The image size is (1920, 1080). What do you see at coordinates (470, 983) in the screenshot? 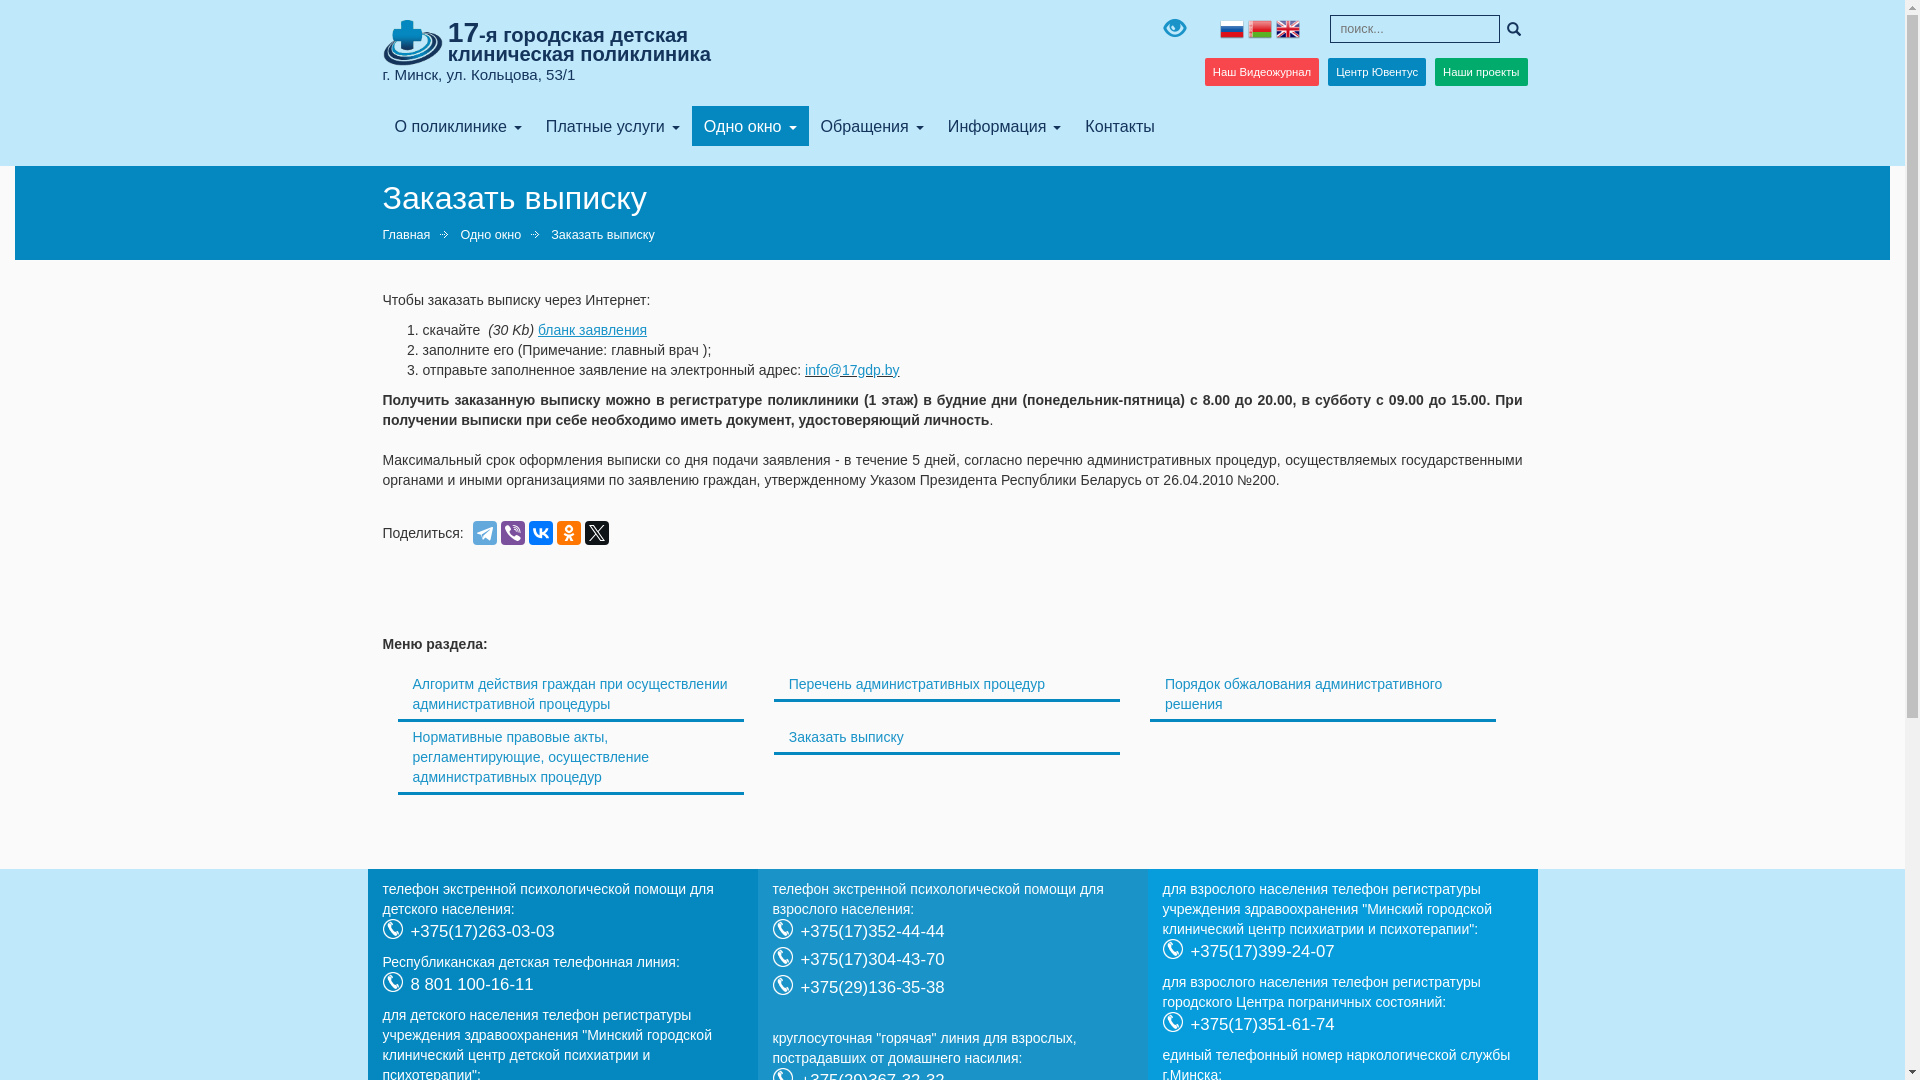
I see `'8 801 100-16-11'` at bounding box center [470, 983].